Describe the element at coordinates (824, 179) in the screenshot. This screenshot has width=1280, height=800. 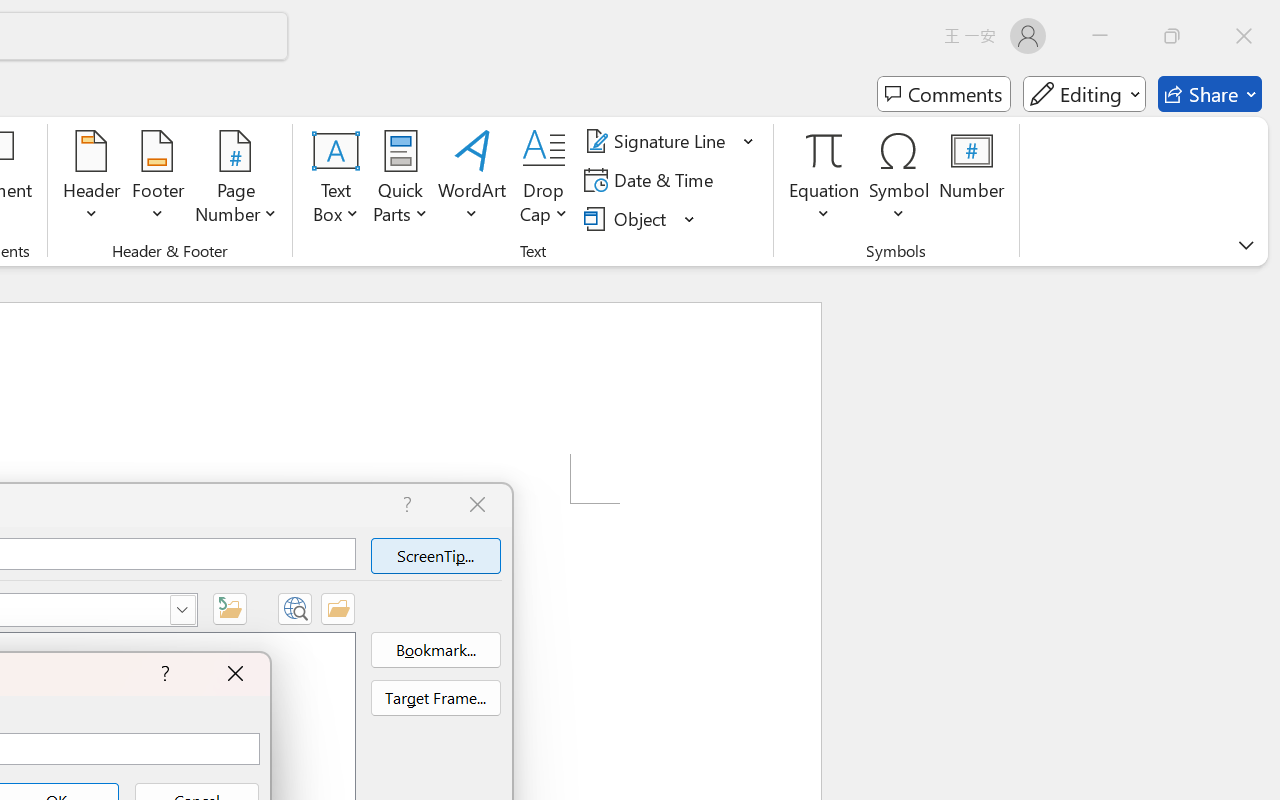
I see `'Equation'` at that location.